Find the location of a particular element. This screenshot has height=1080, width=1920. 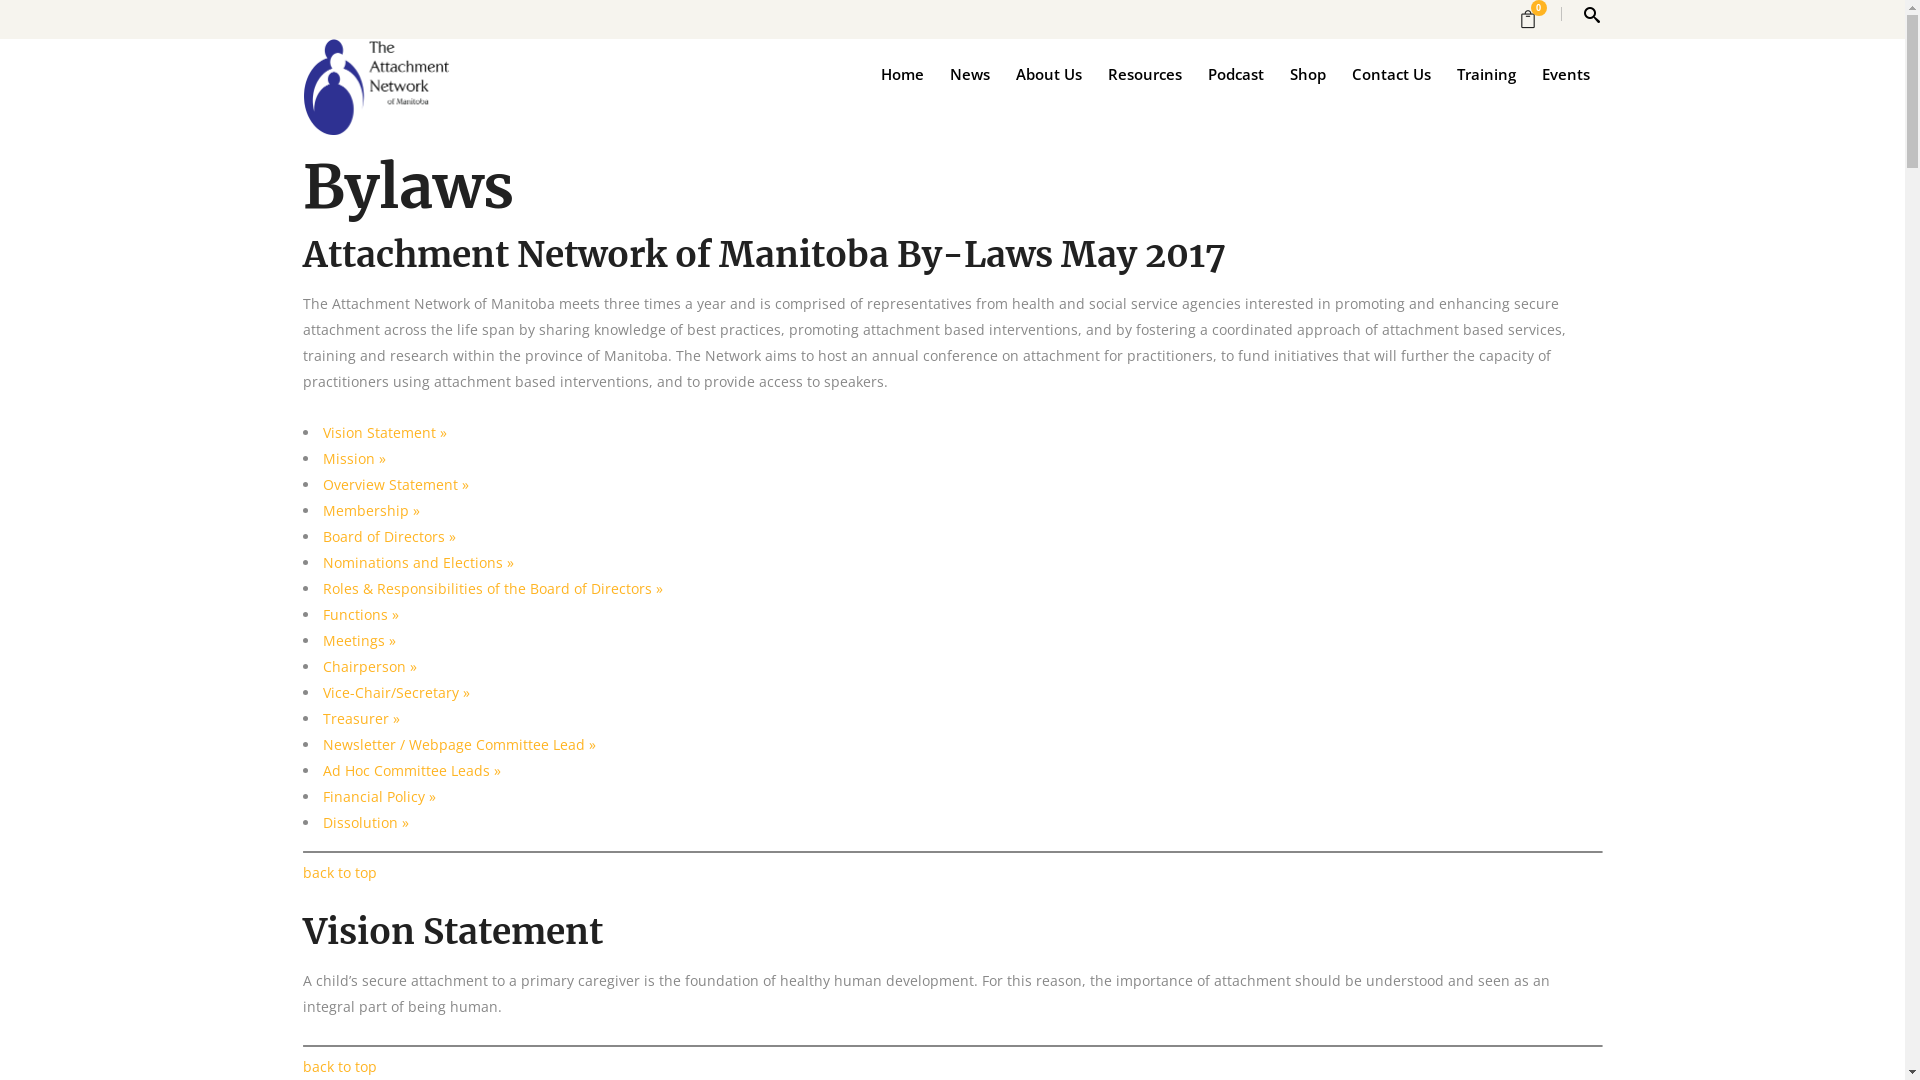

'Events' is located at coordinates (1563, 72).